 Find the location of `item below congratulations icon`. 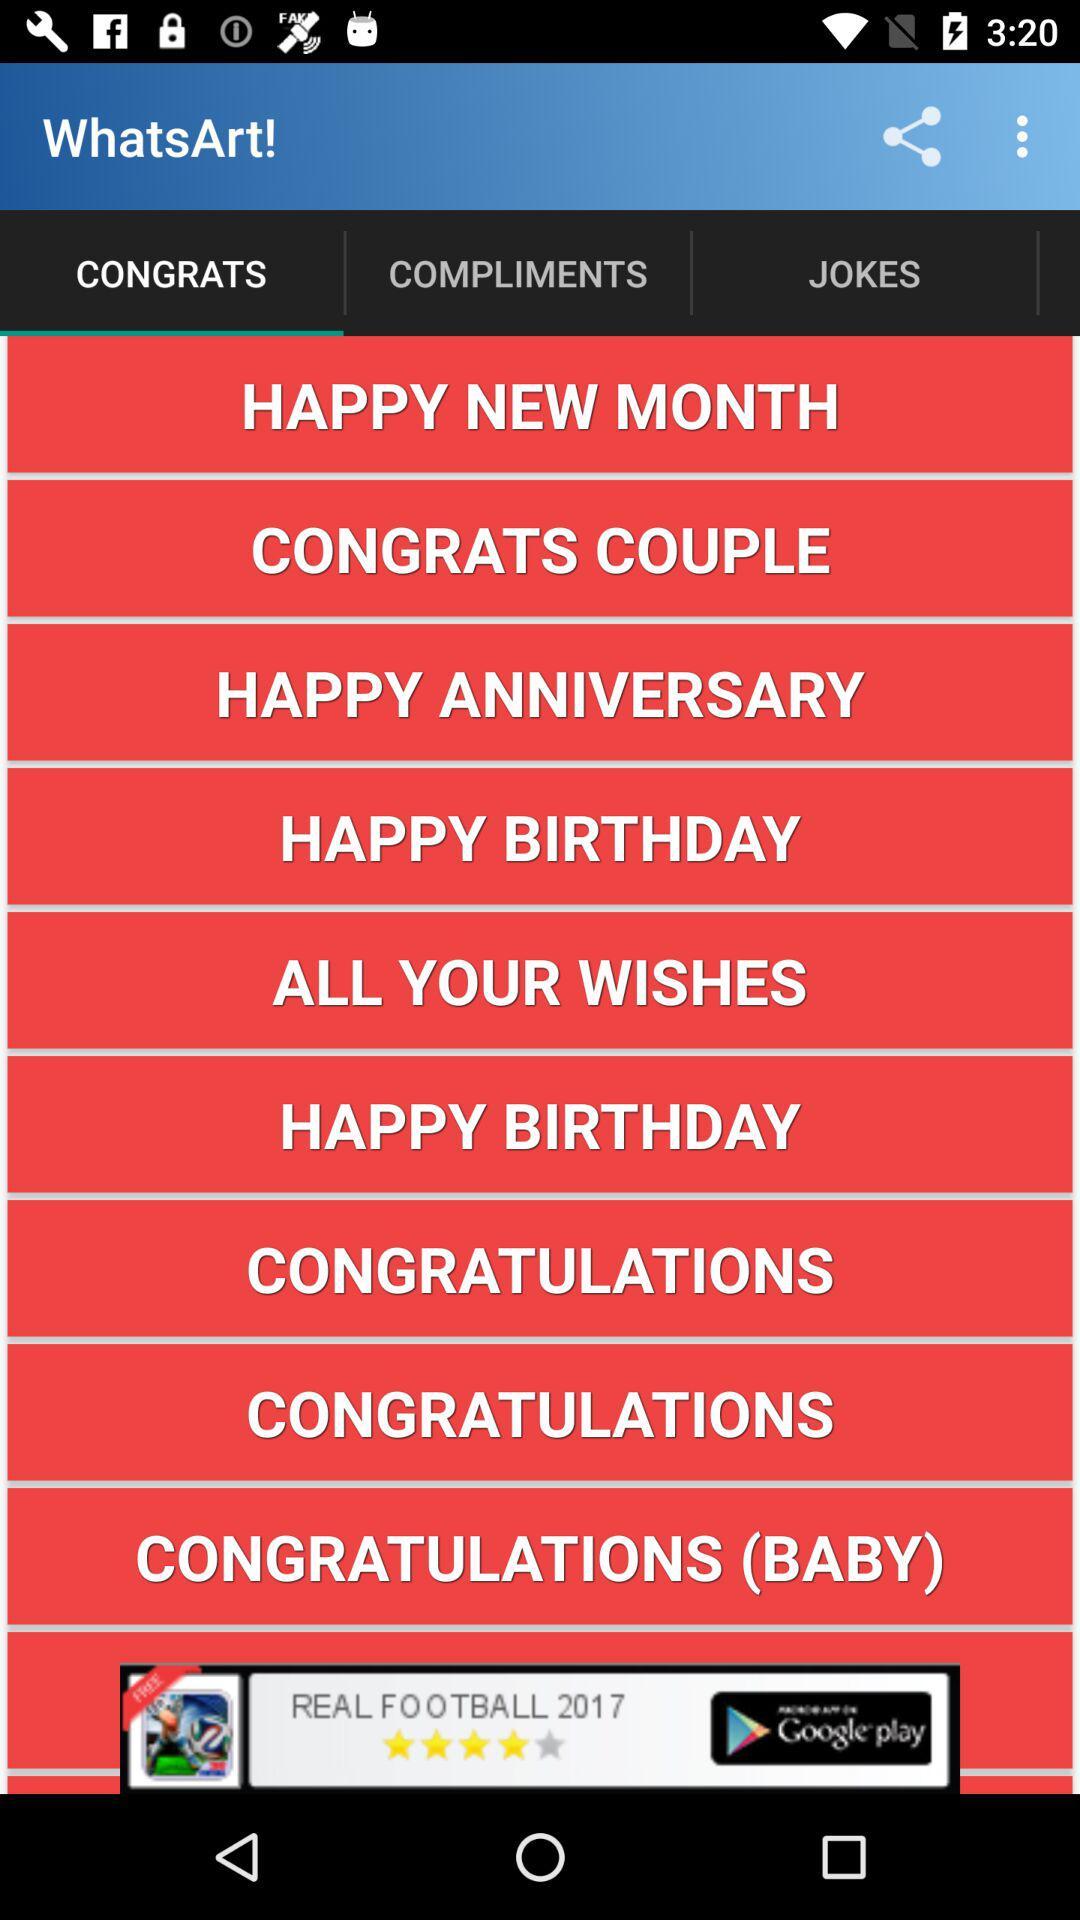

item below congratulations icon is located at coordinates (540, 1555).